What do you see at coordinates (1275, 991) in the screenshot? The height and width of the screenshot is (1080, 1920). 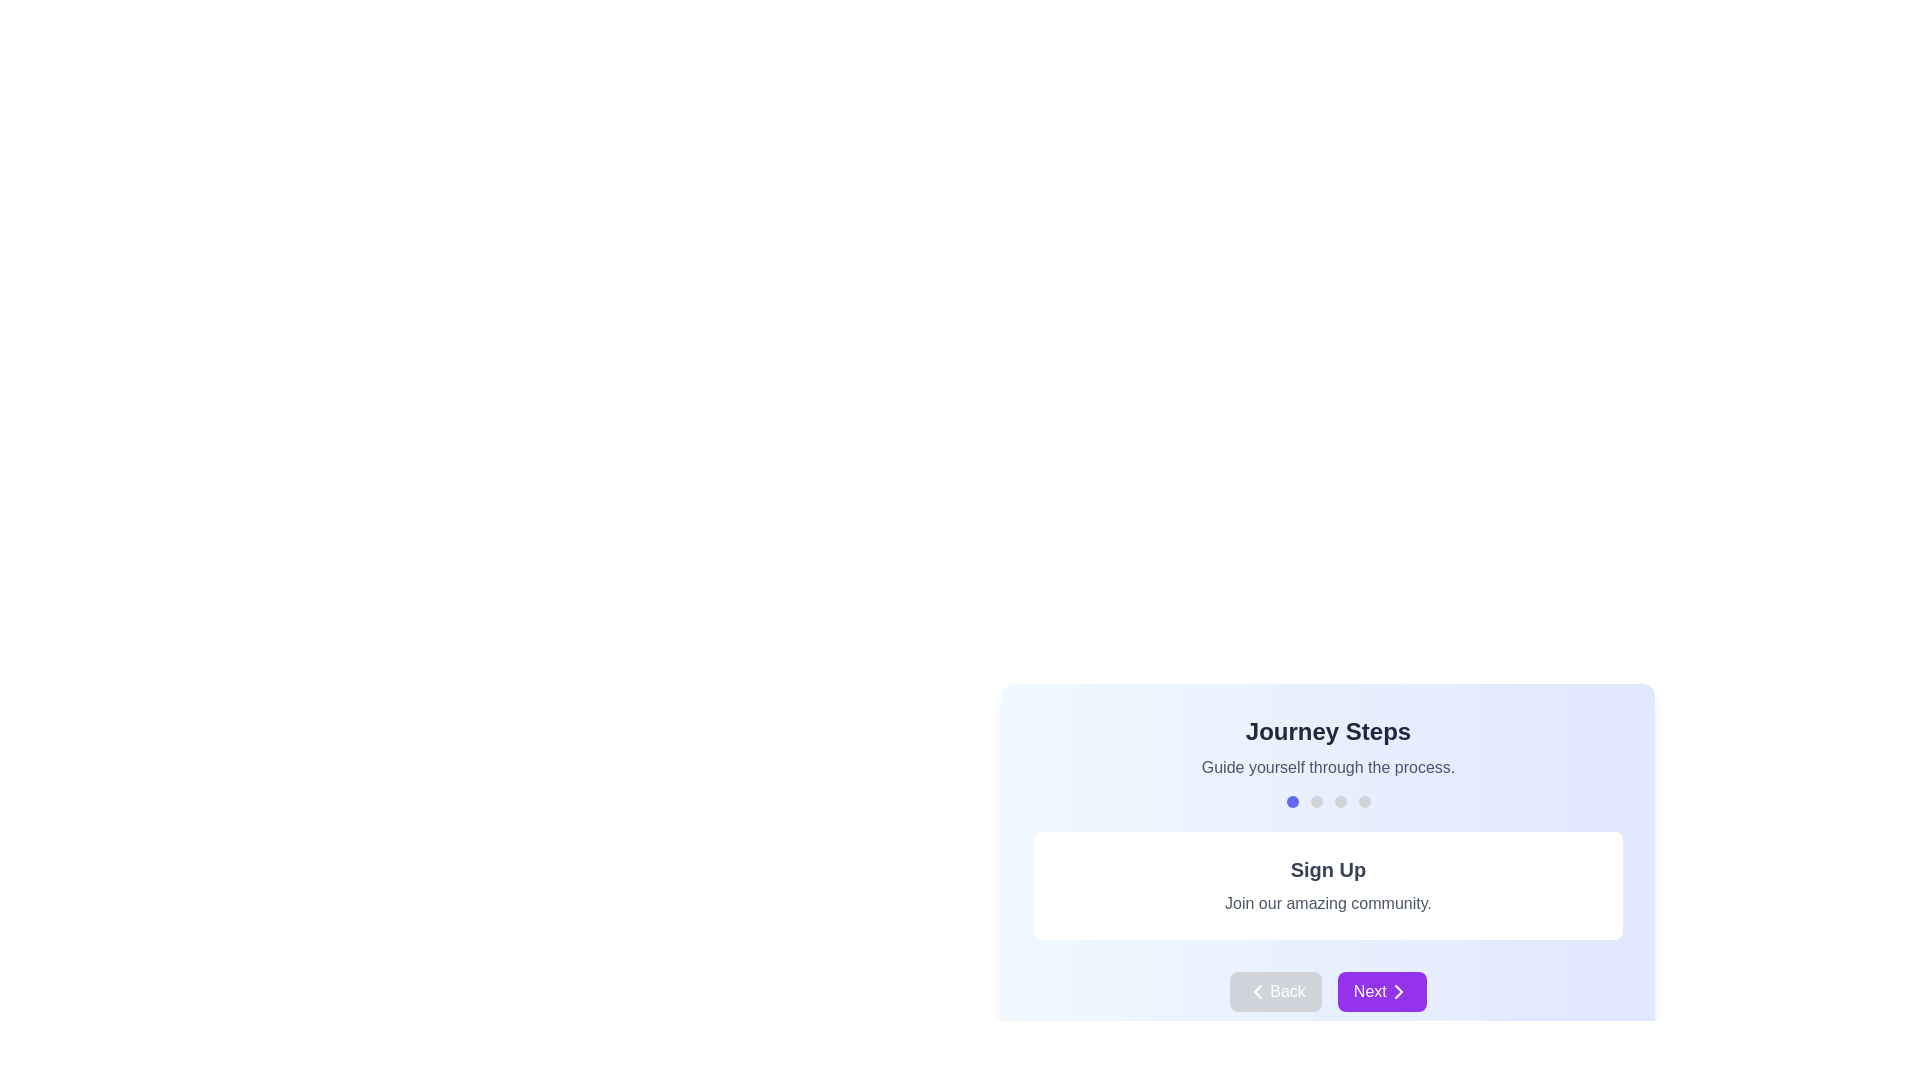 I see `the 'Back' button, which is styled with a purple background and has a leftwards arrow icon next to the text` at bounding box center [1275, 991].